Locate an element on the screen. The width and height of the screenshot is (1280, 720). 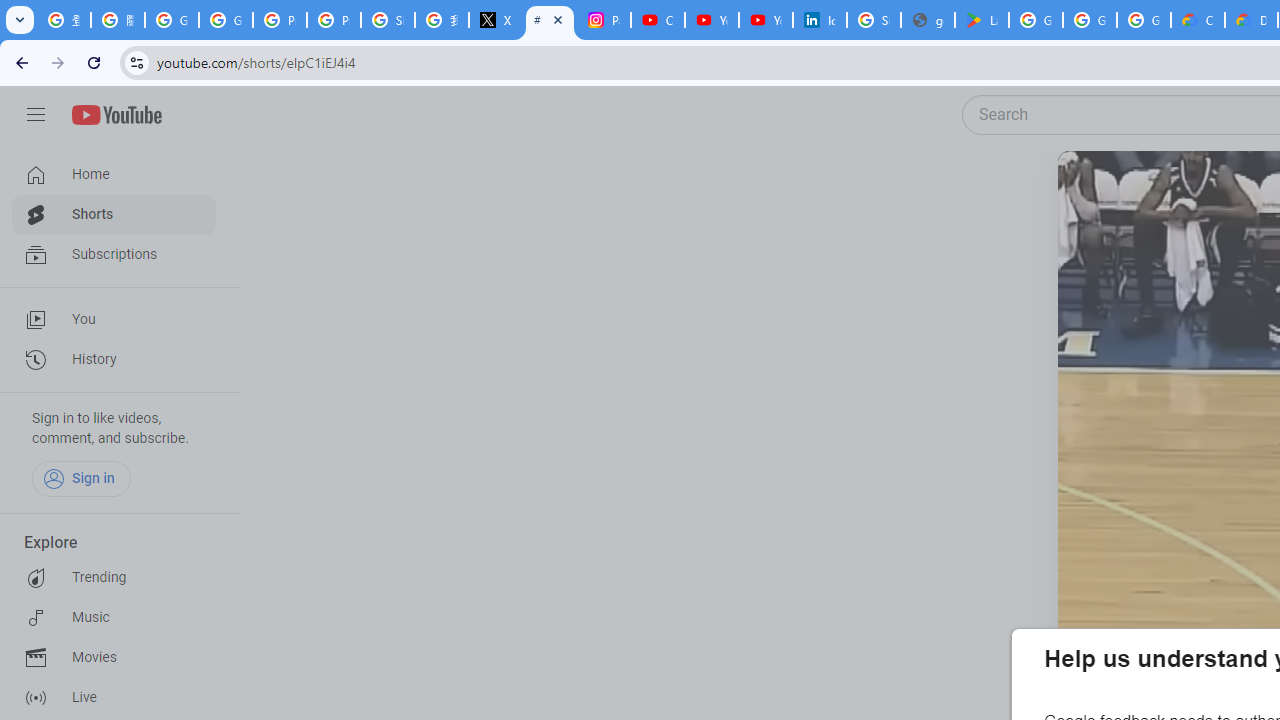
'Customer Care | Google Cloud' is located at coordinates (1198, 20).